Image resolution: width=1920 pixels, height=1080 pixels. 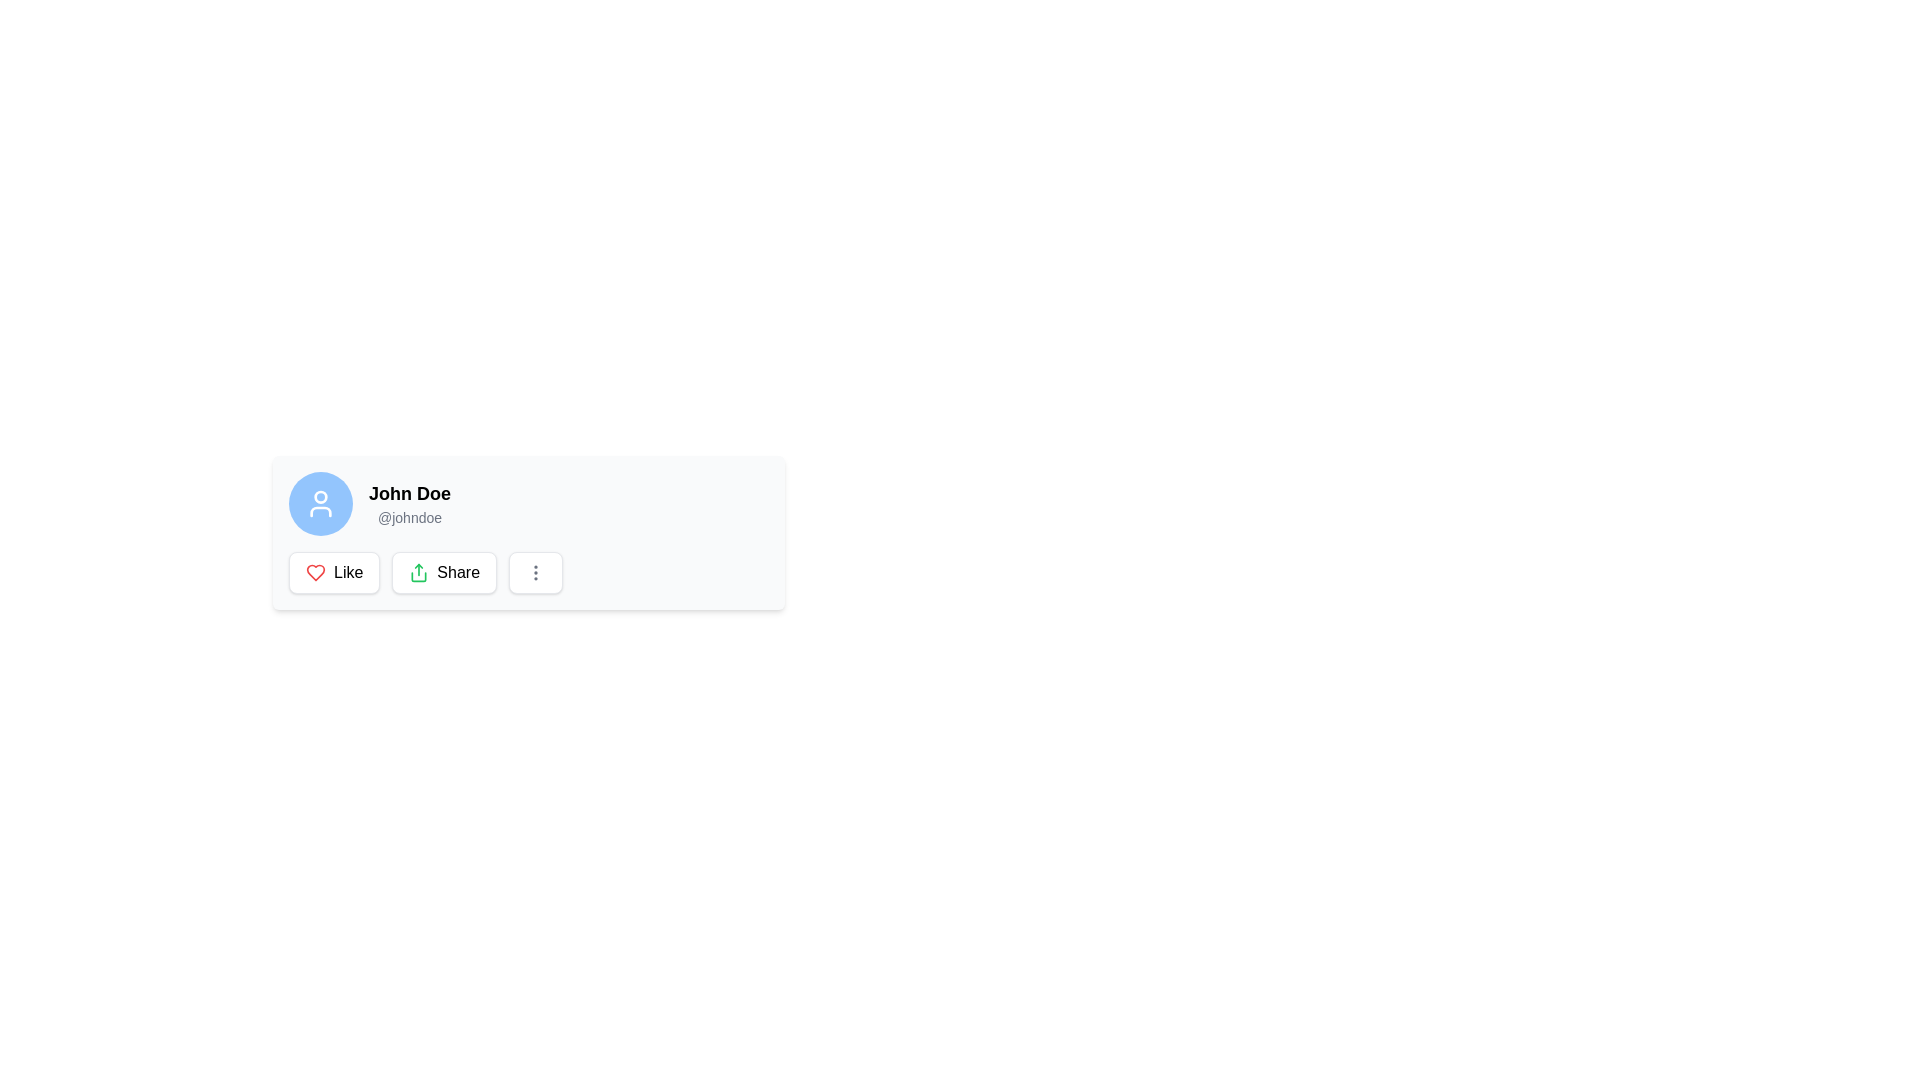 What do you see at coordinates (528, 573) in the screenshot?
I see `the menu button represented by three vertically aligned gray dots located in the Action button group beneath the username 'John Doe'` at bounding box center [528, 573].